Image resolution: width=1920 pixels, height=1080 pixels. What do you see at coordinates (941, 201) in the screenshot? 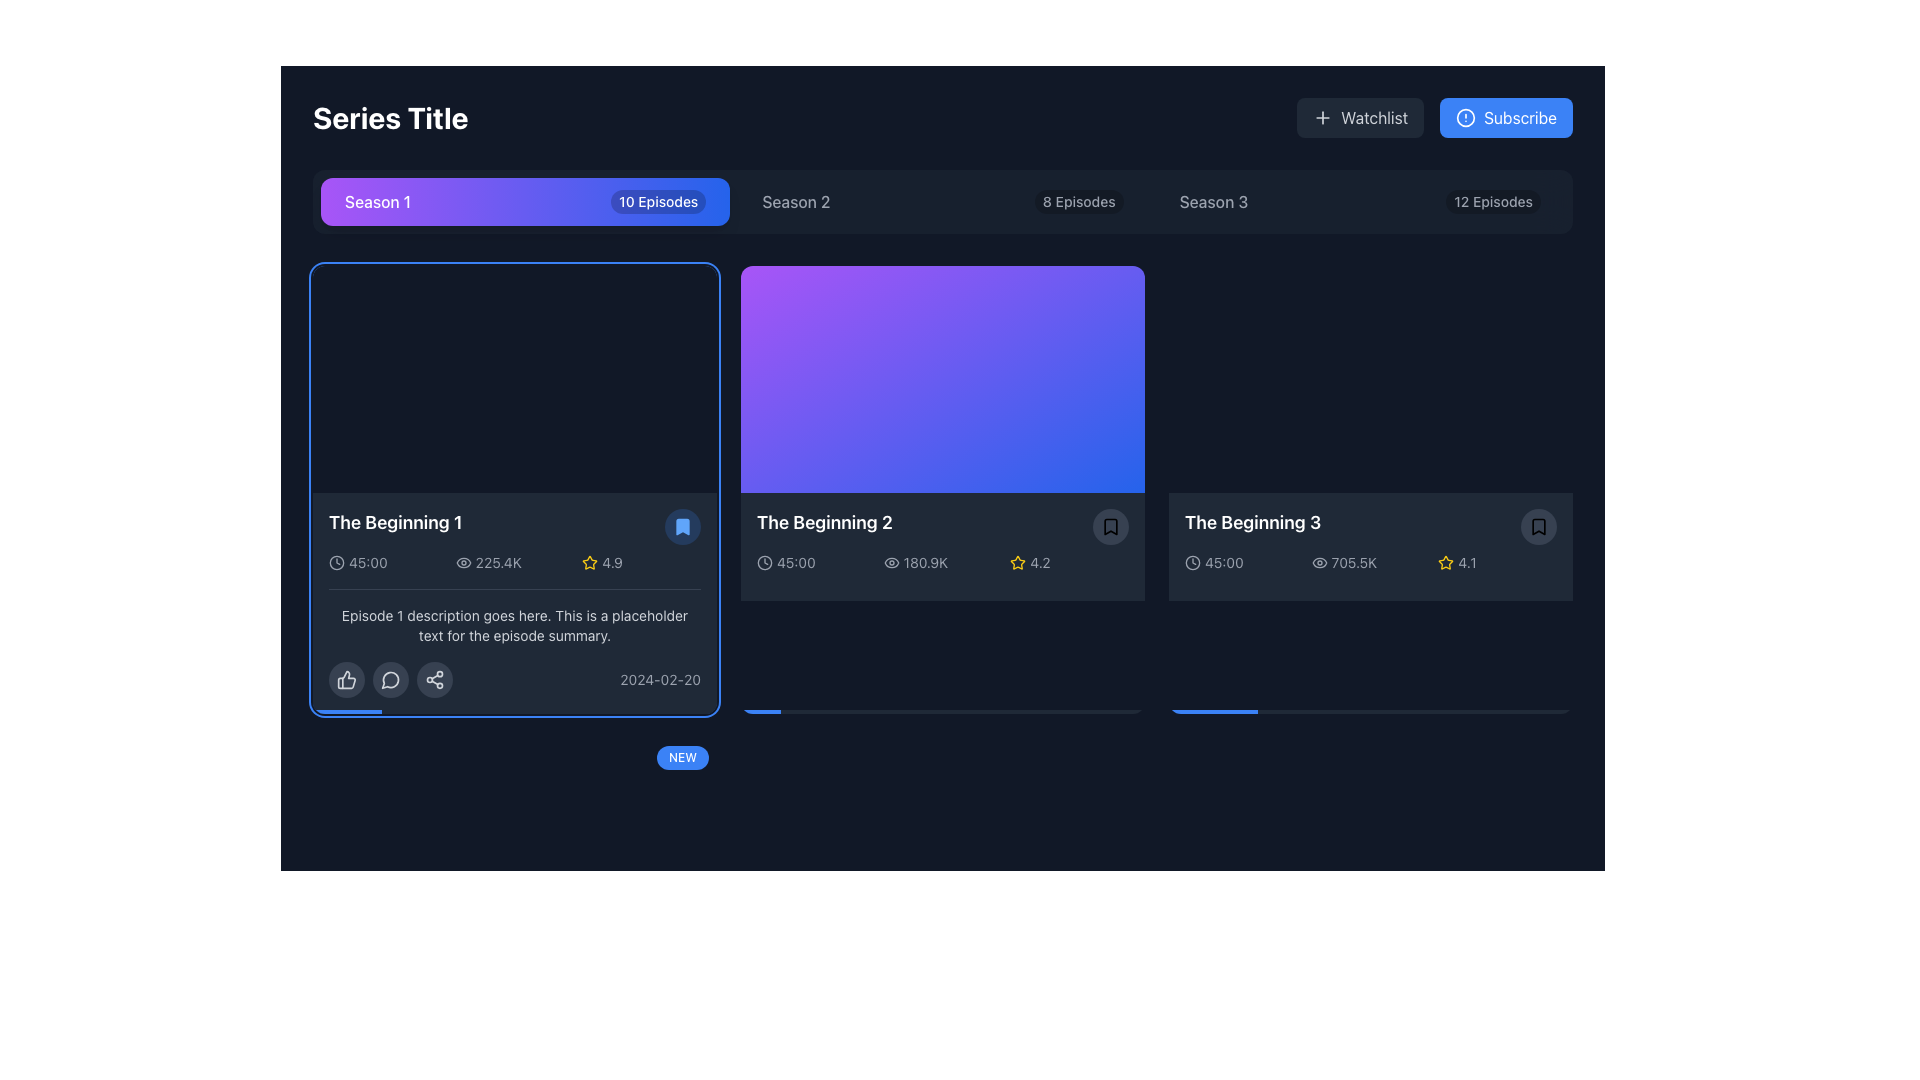
I see `the 'Season 2' tab in the navigation menu` at bounding box center [941, 201].